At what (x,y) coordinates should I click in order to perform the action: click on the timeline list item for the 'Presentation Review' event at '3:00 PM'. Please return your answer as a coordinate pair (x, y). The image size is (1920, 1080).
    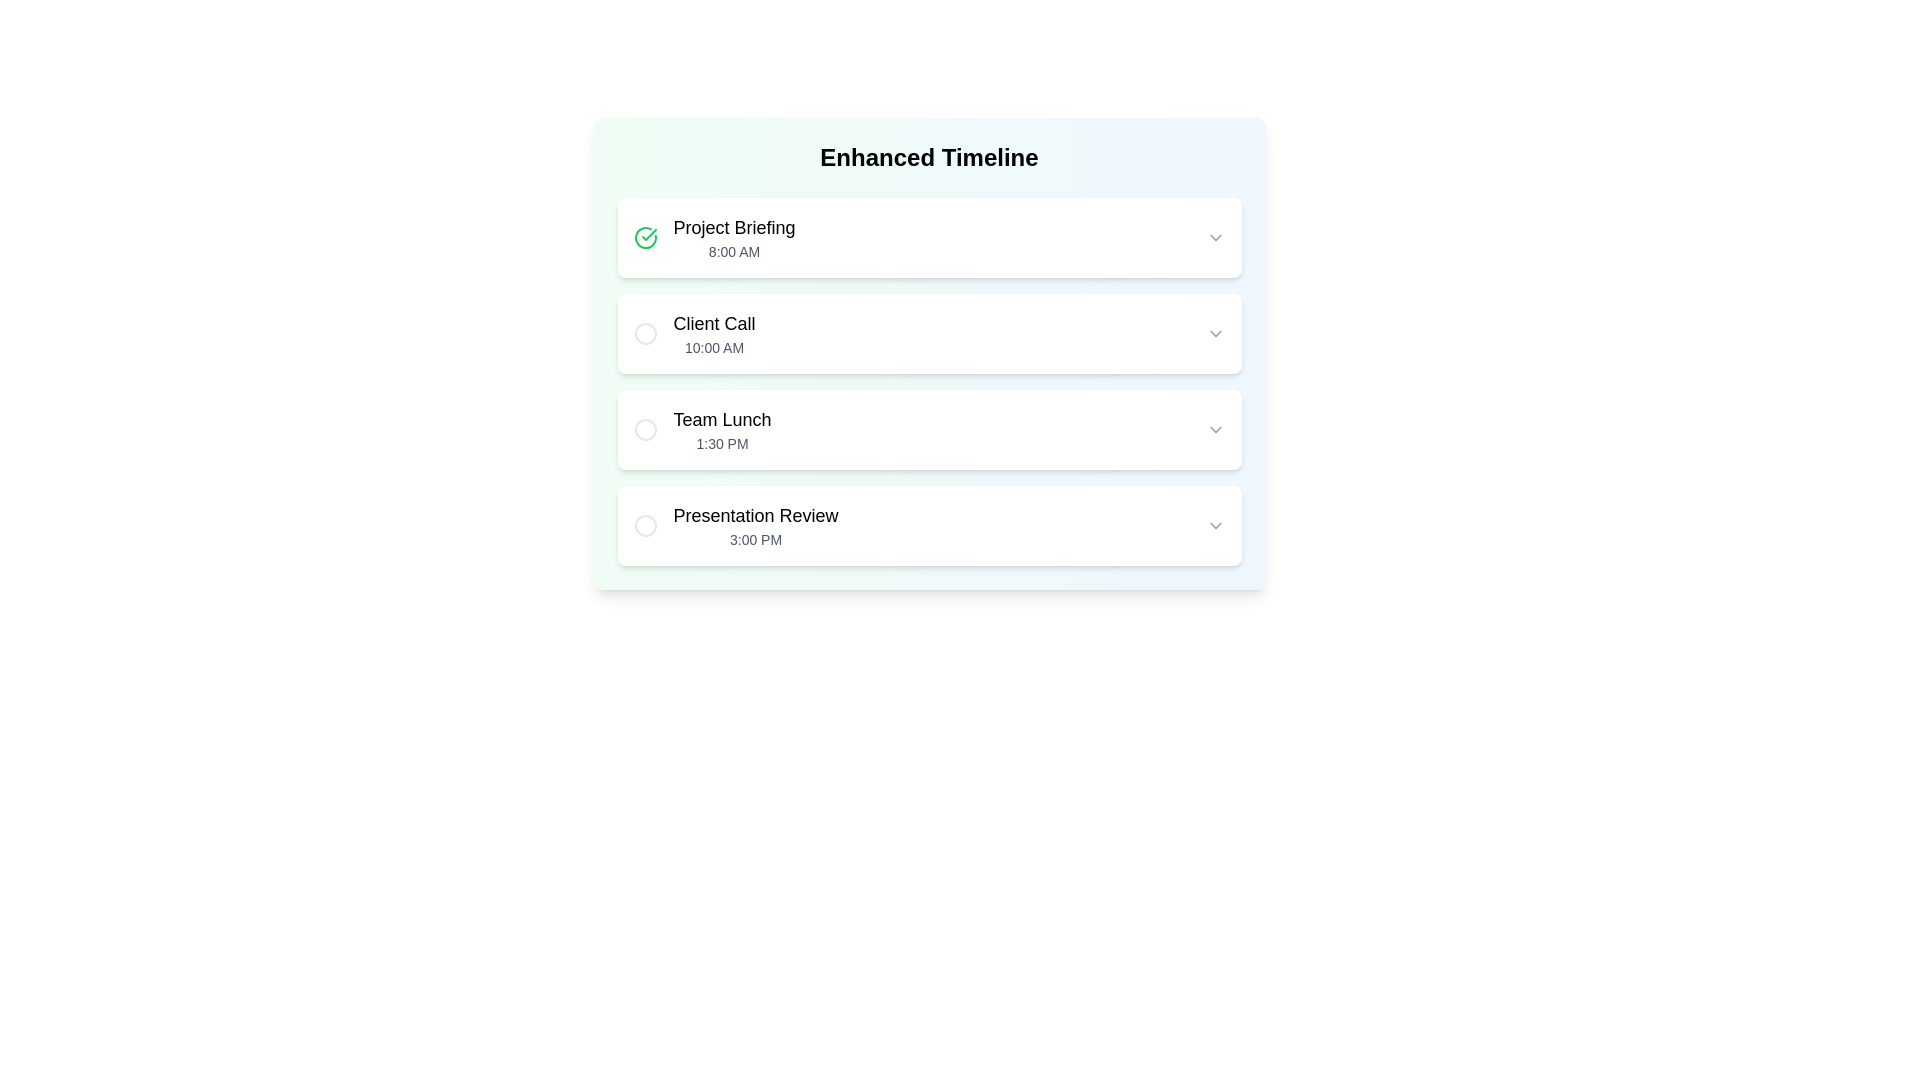
    Looking at the image, I should click on (928, 524).